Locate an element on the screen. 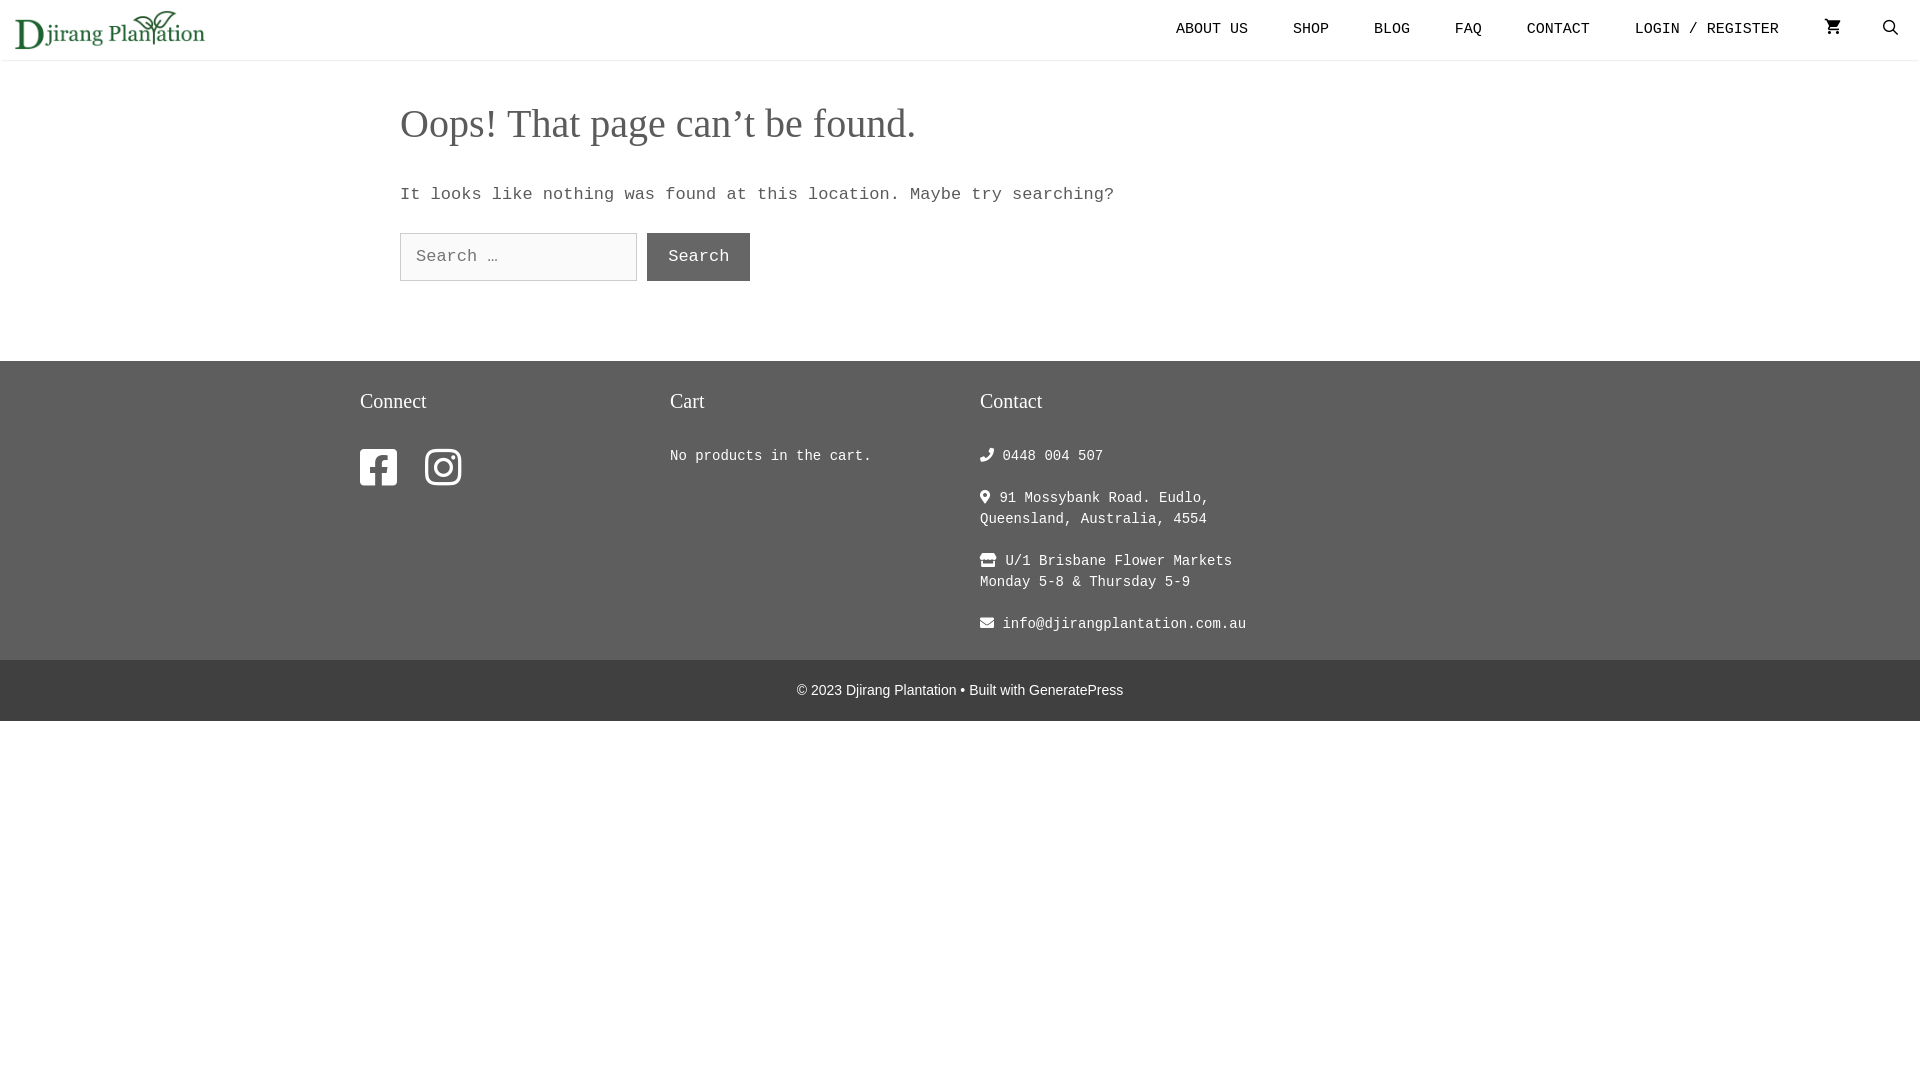 The width and height of the screenshot is (1920, 1080). 'CONTACT' is located at coordinates (1557, 30).